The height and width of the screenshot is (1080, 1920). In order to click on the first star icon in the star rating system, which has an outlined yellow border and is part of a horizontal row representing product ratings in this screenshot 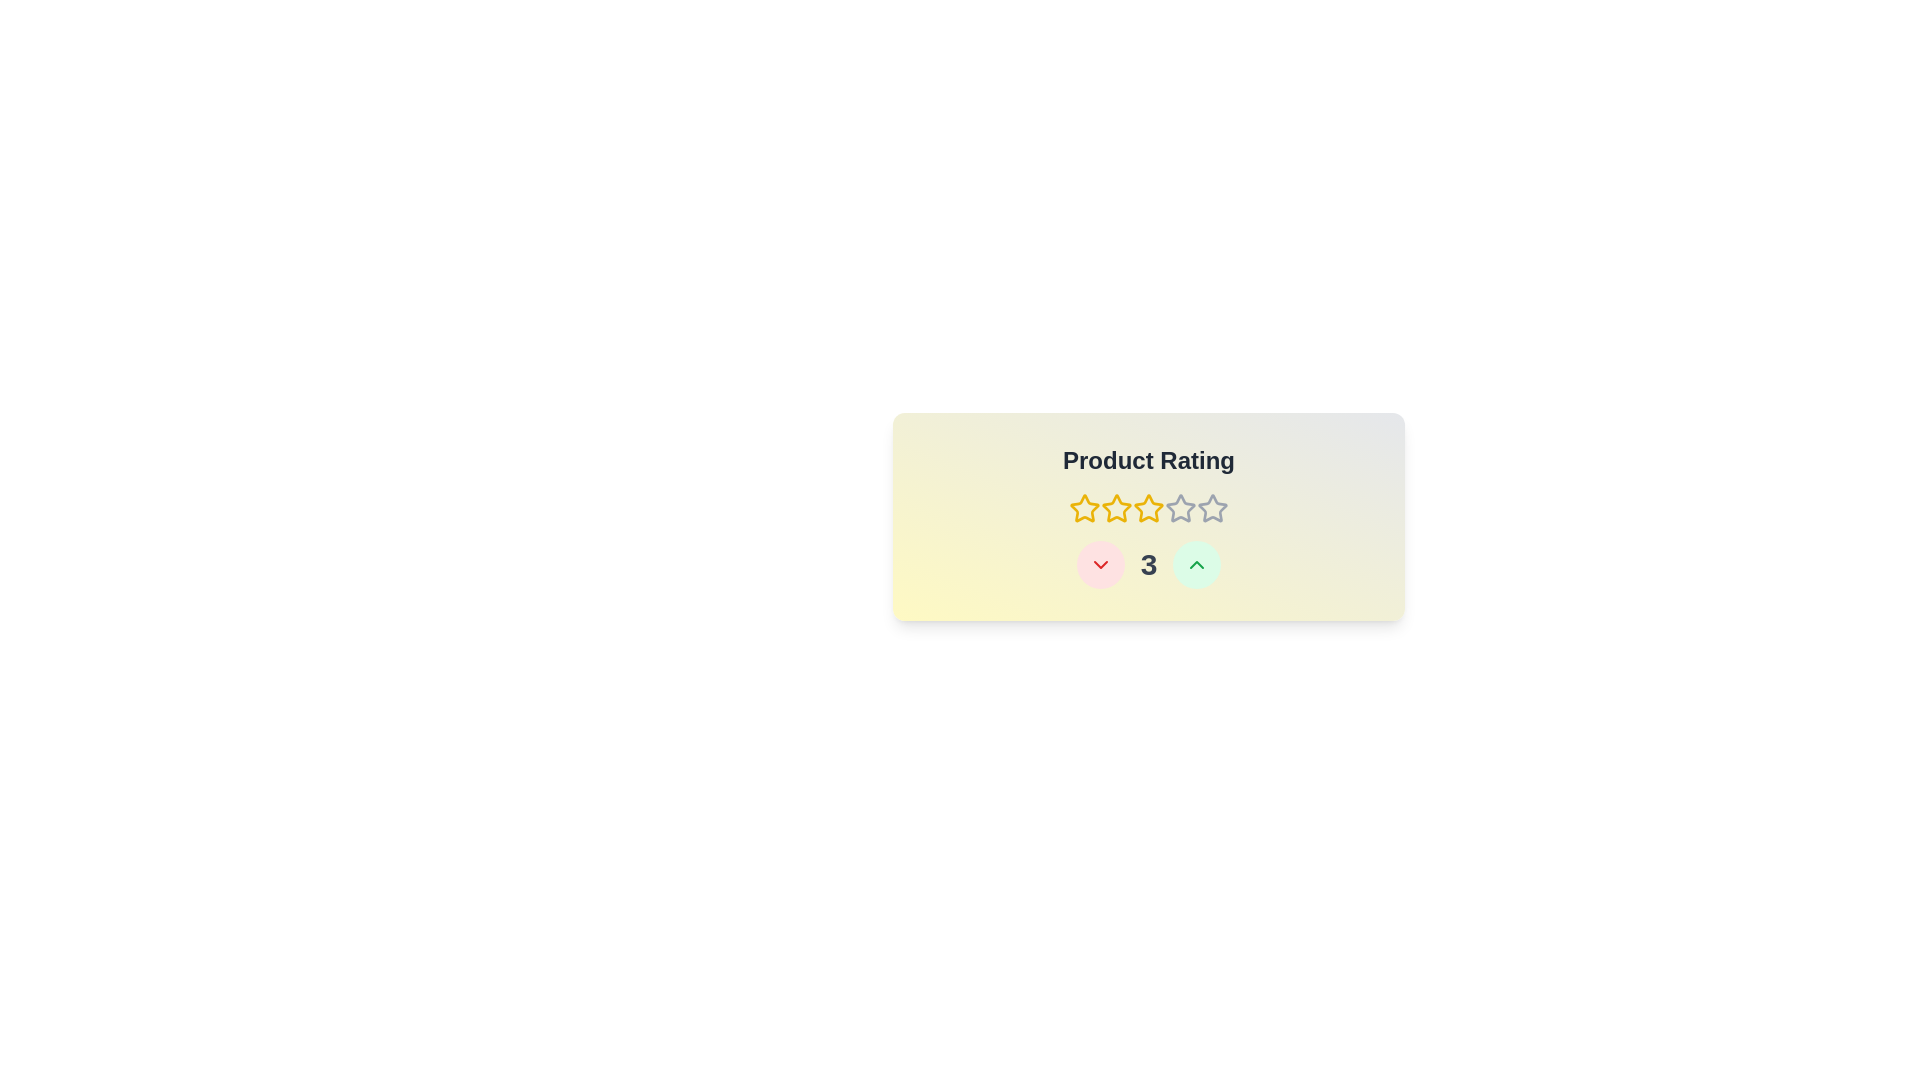, I will do `click(1083, 507)`.